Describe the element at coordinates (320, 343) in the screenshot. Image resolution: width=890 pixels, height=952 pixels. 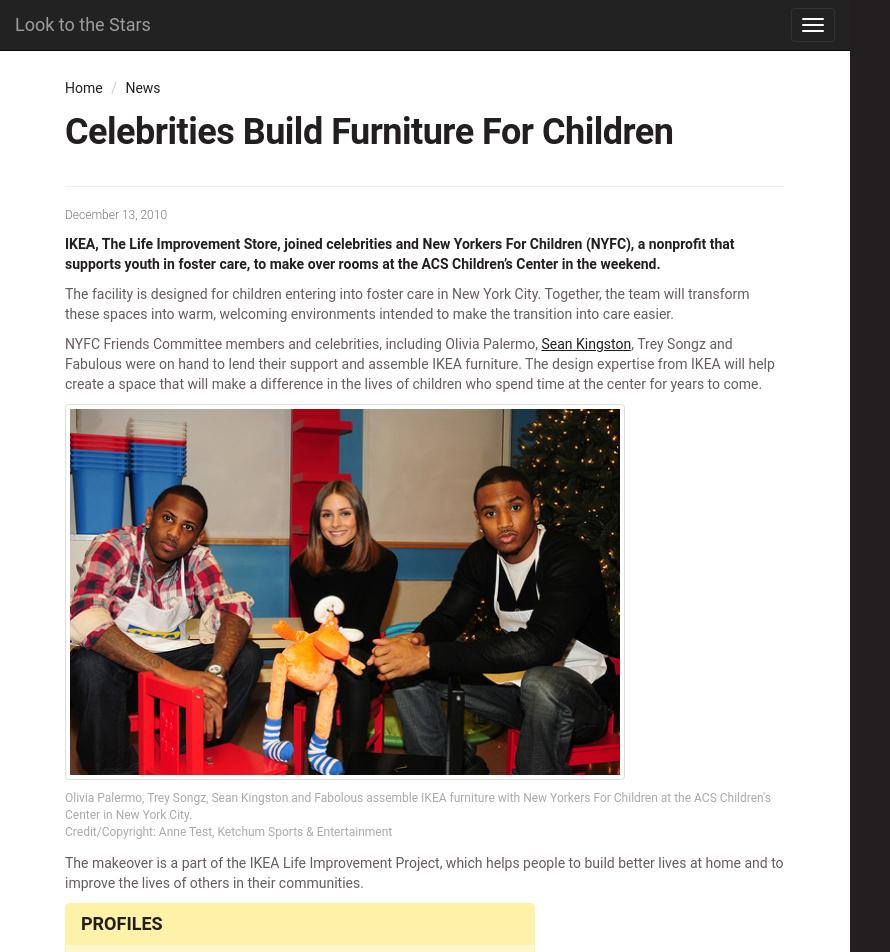
I see `'Friends Committee members and celebrities, including Olivia Palermo,'` at that location.